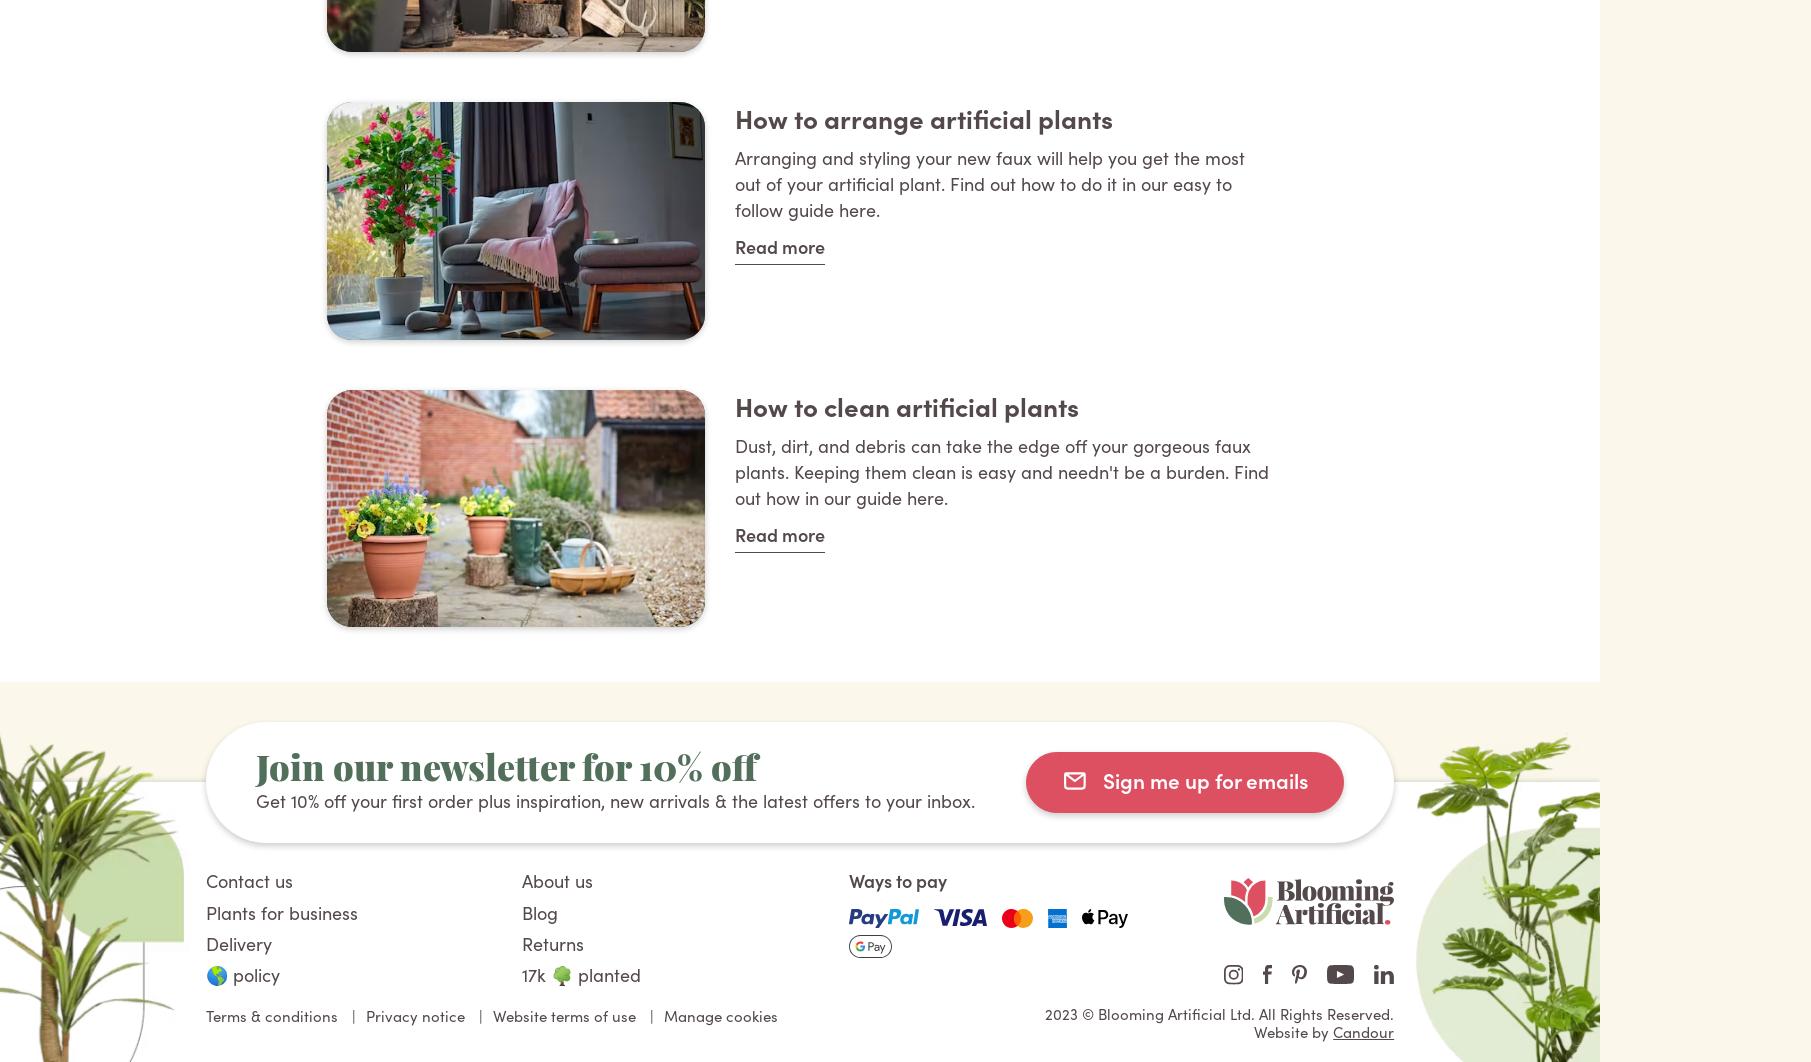 Image resolution: width=1811 pixels, height=1062 pixels. What do you see at coordinates (562, 1013) in the screenshot?
I see `'Website terms of use'` at bounding box center [562, 1013].